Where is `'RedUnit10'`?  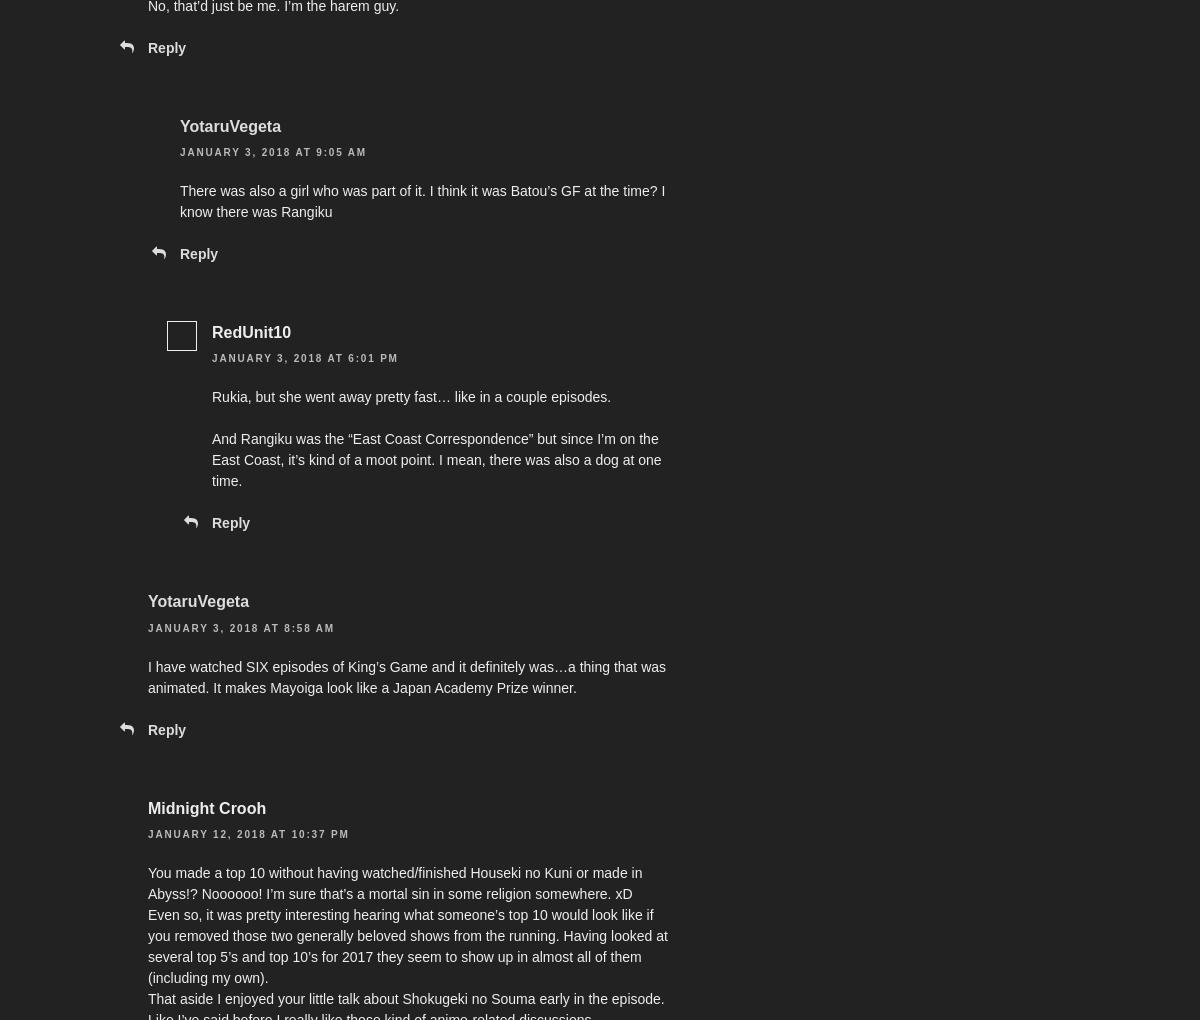
'RedUnit10' is located at coordinates (250, 332).